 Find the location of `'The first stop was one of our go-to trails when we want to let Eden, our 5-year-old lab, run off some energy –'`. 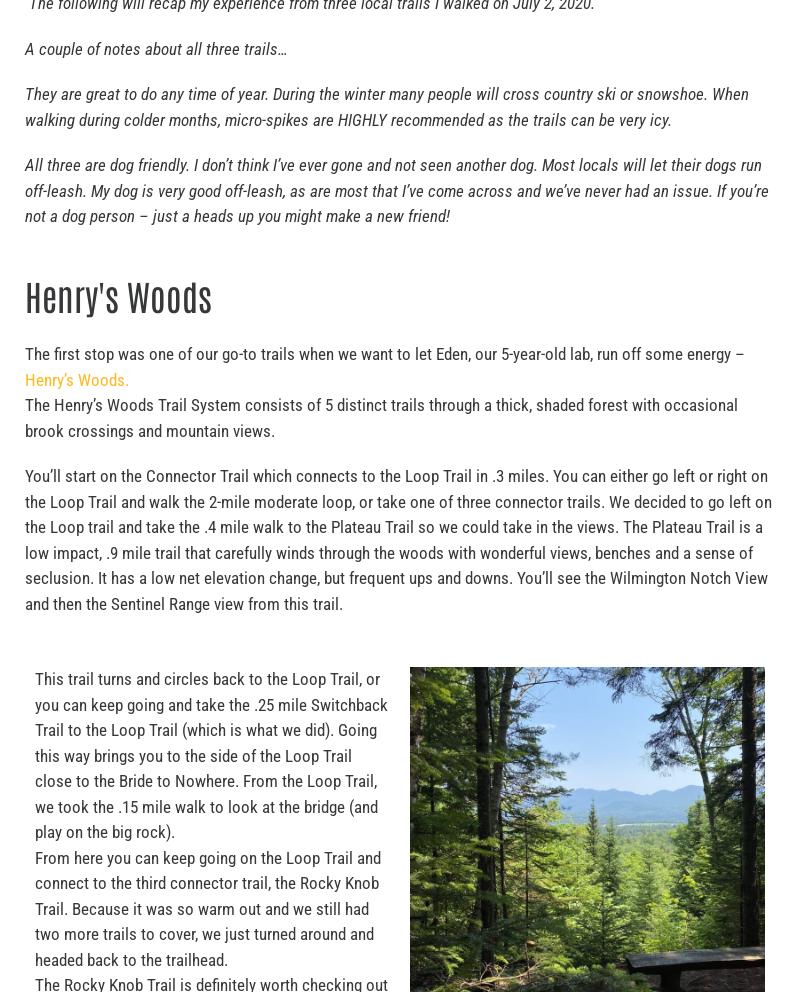

'The first stop was one of our go-to trails when we want to let Eden, our 5-year-old lab, run off some energy –' is located at coordinates (384, 353).